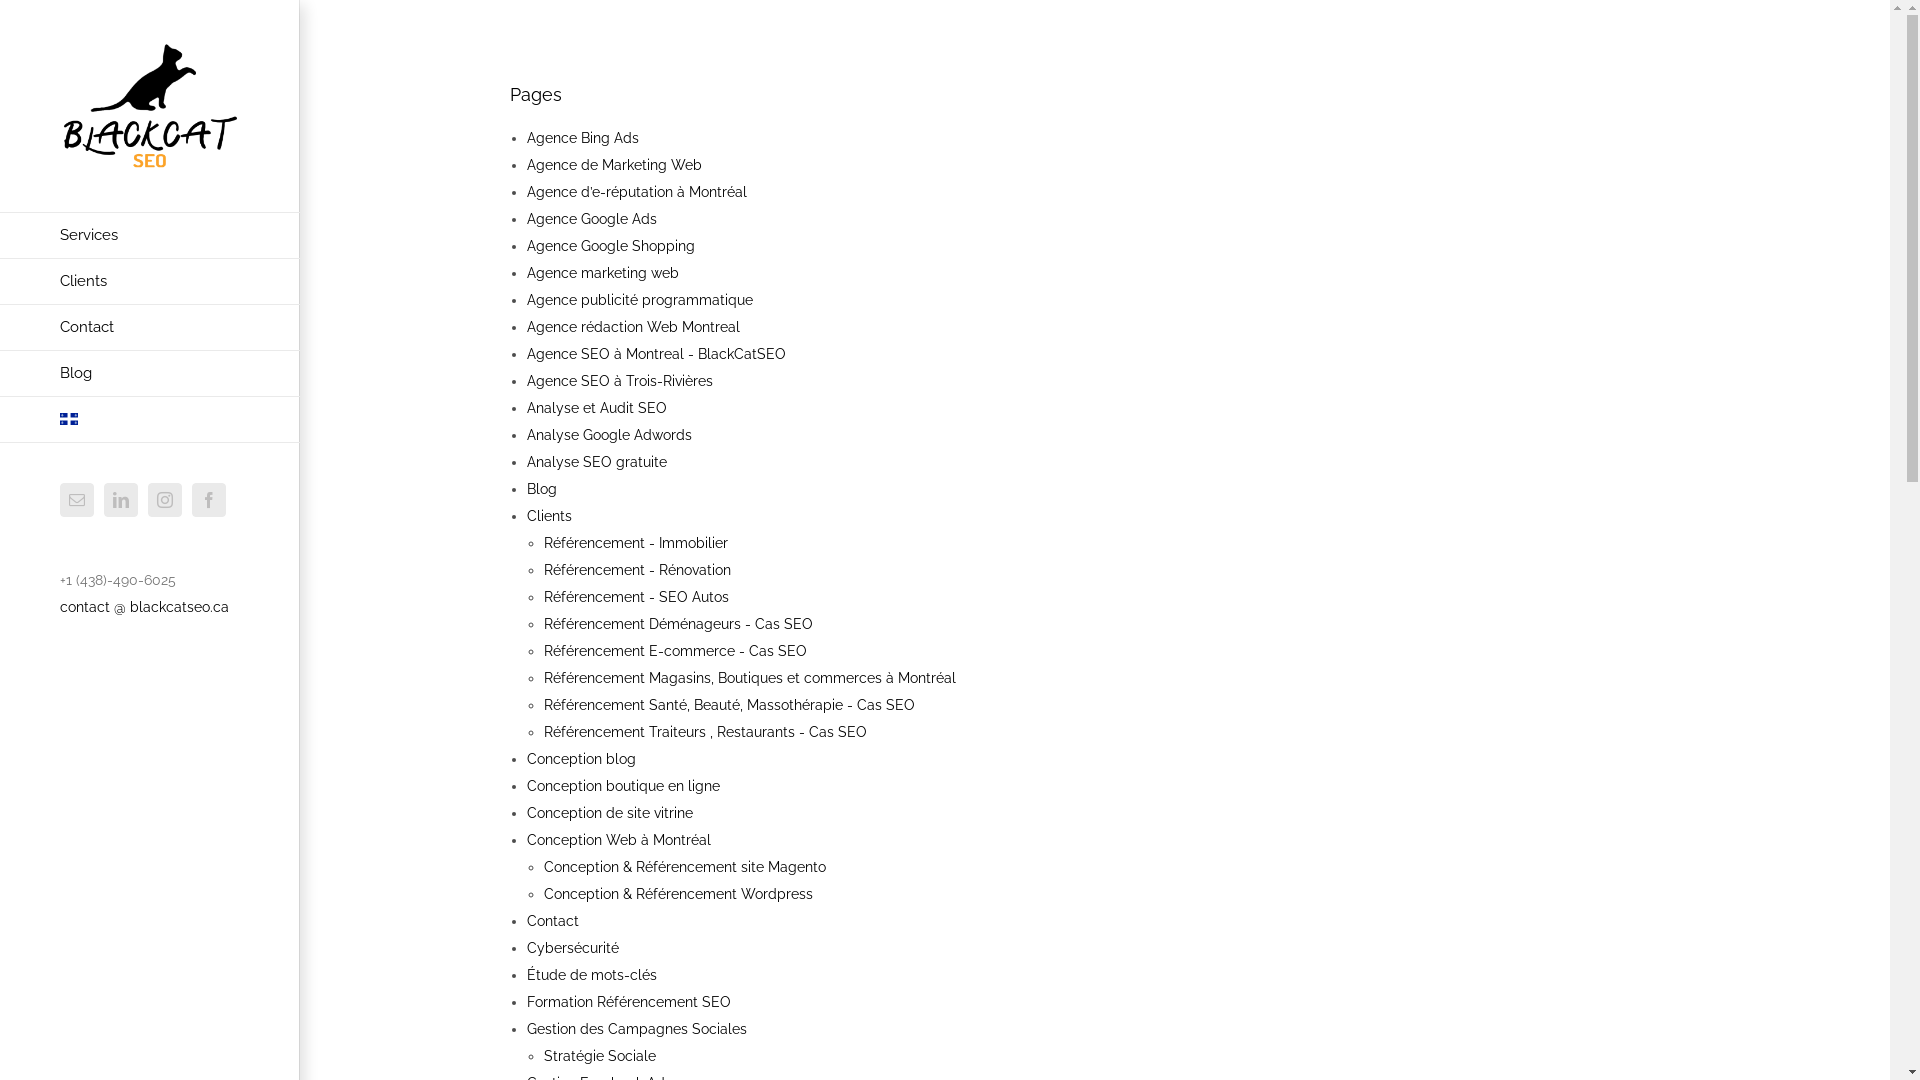 The height and width of the screenshot is (1080, 1920). I want to click on 'Blog', so click(542, 489).